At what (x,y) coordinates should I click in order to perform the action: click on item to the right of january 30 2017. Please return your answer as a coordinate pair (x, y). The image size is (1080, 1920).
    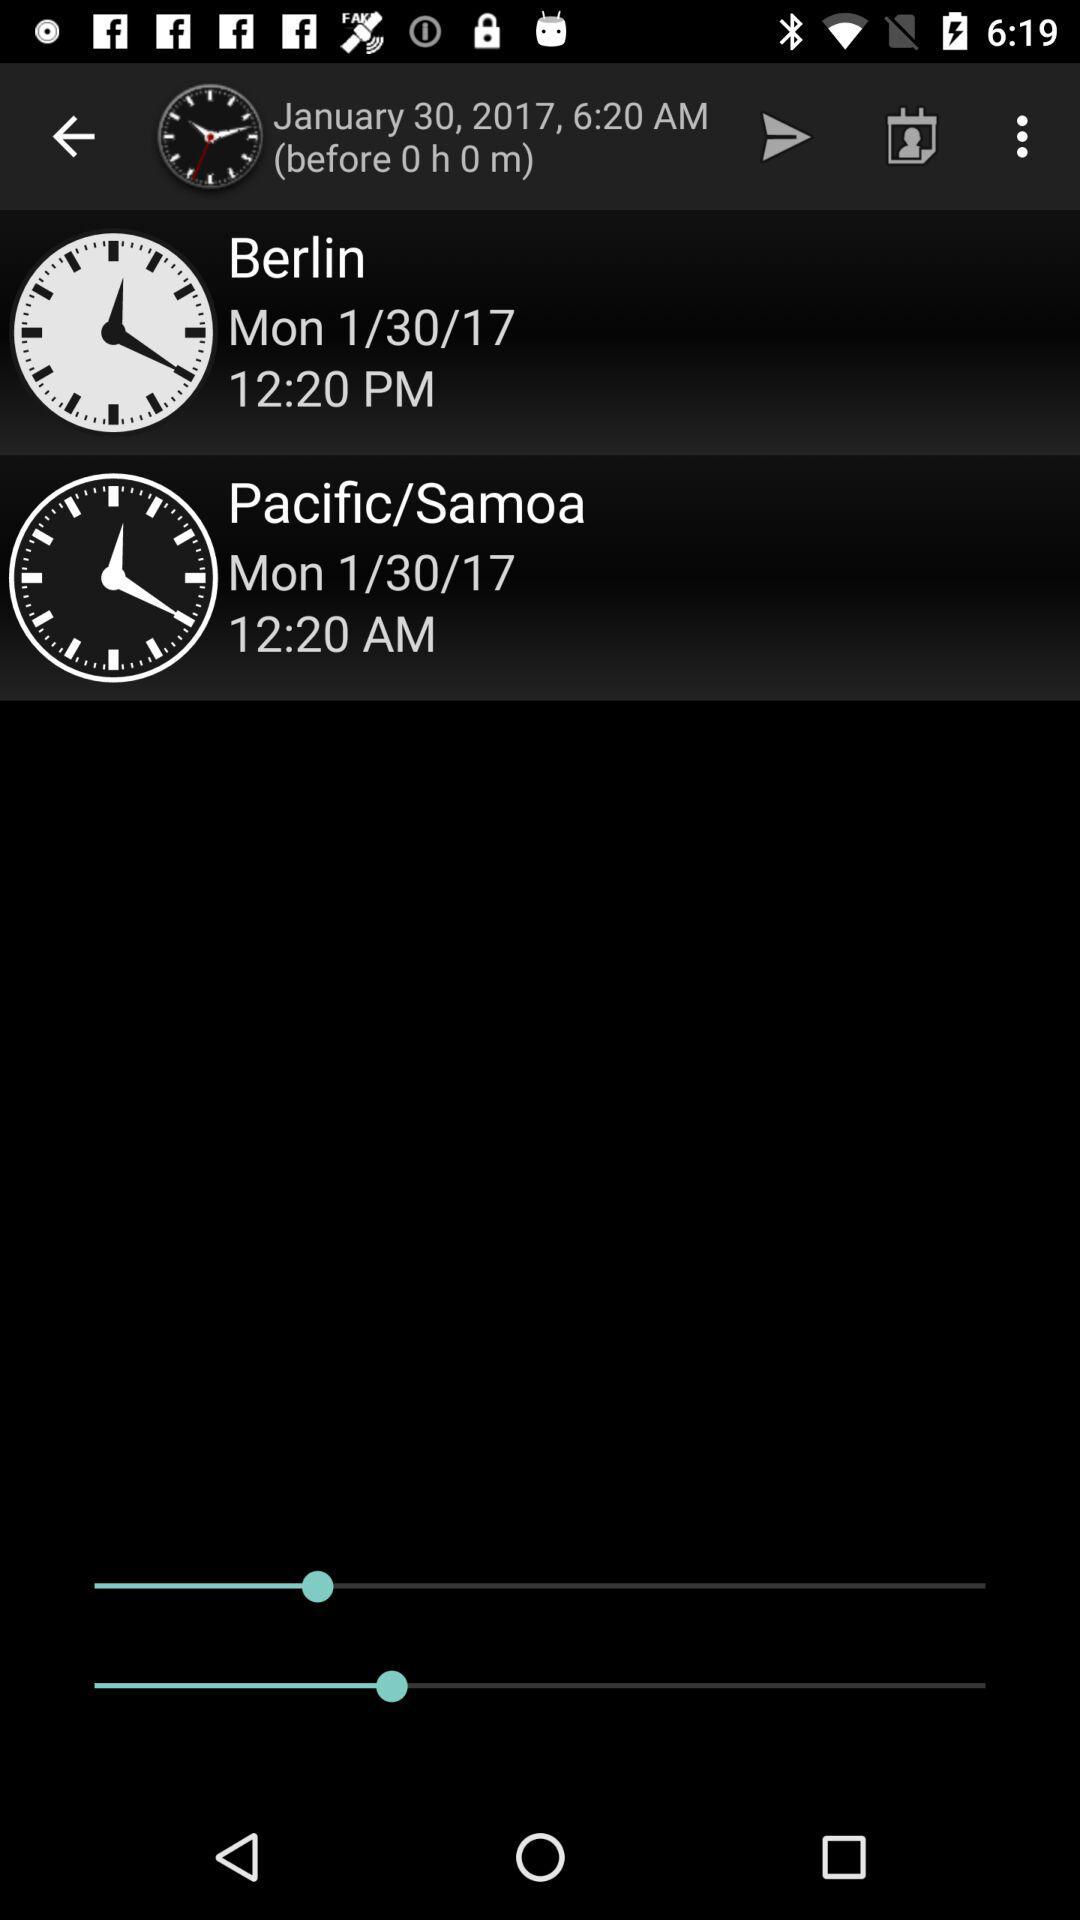
    Looking at the image, I should click on (785, 135).